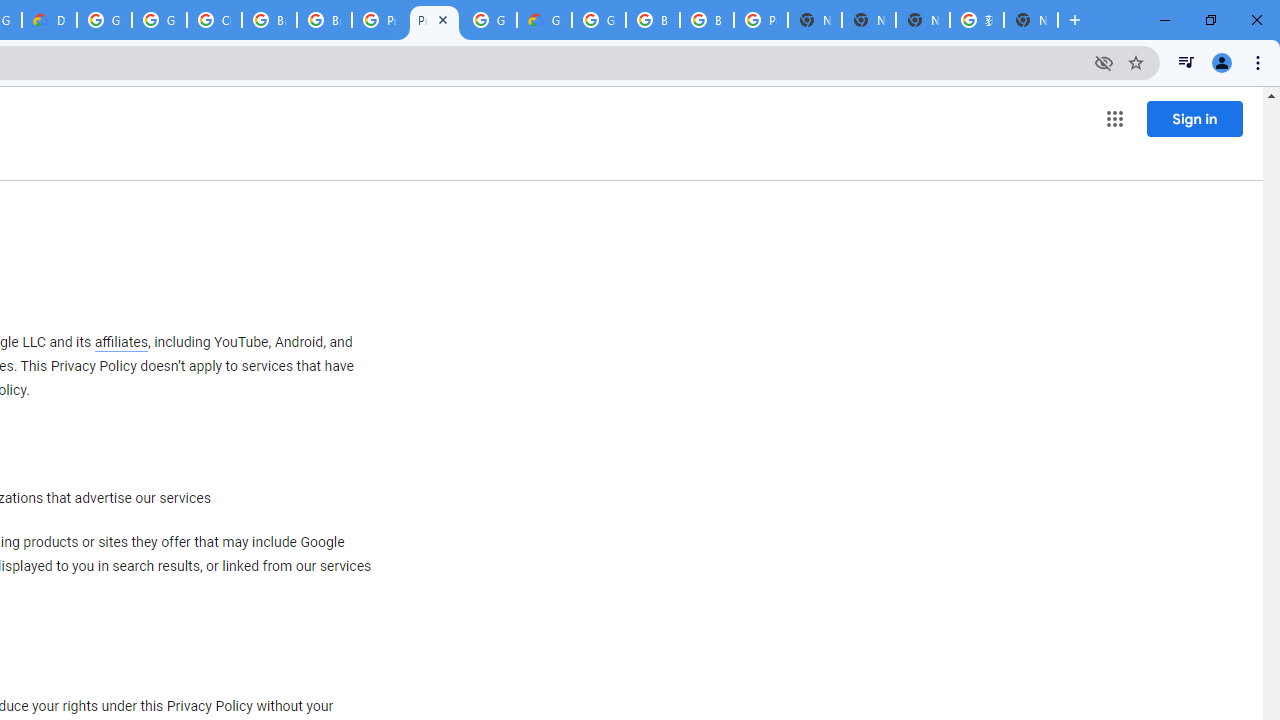 This screenshot has height=720, width=1280. What do you see at coordinates (119, 341) in the screenshot?
I see `'affiliates'` at bounding box center [119, 341].